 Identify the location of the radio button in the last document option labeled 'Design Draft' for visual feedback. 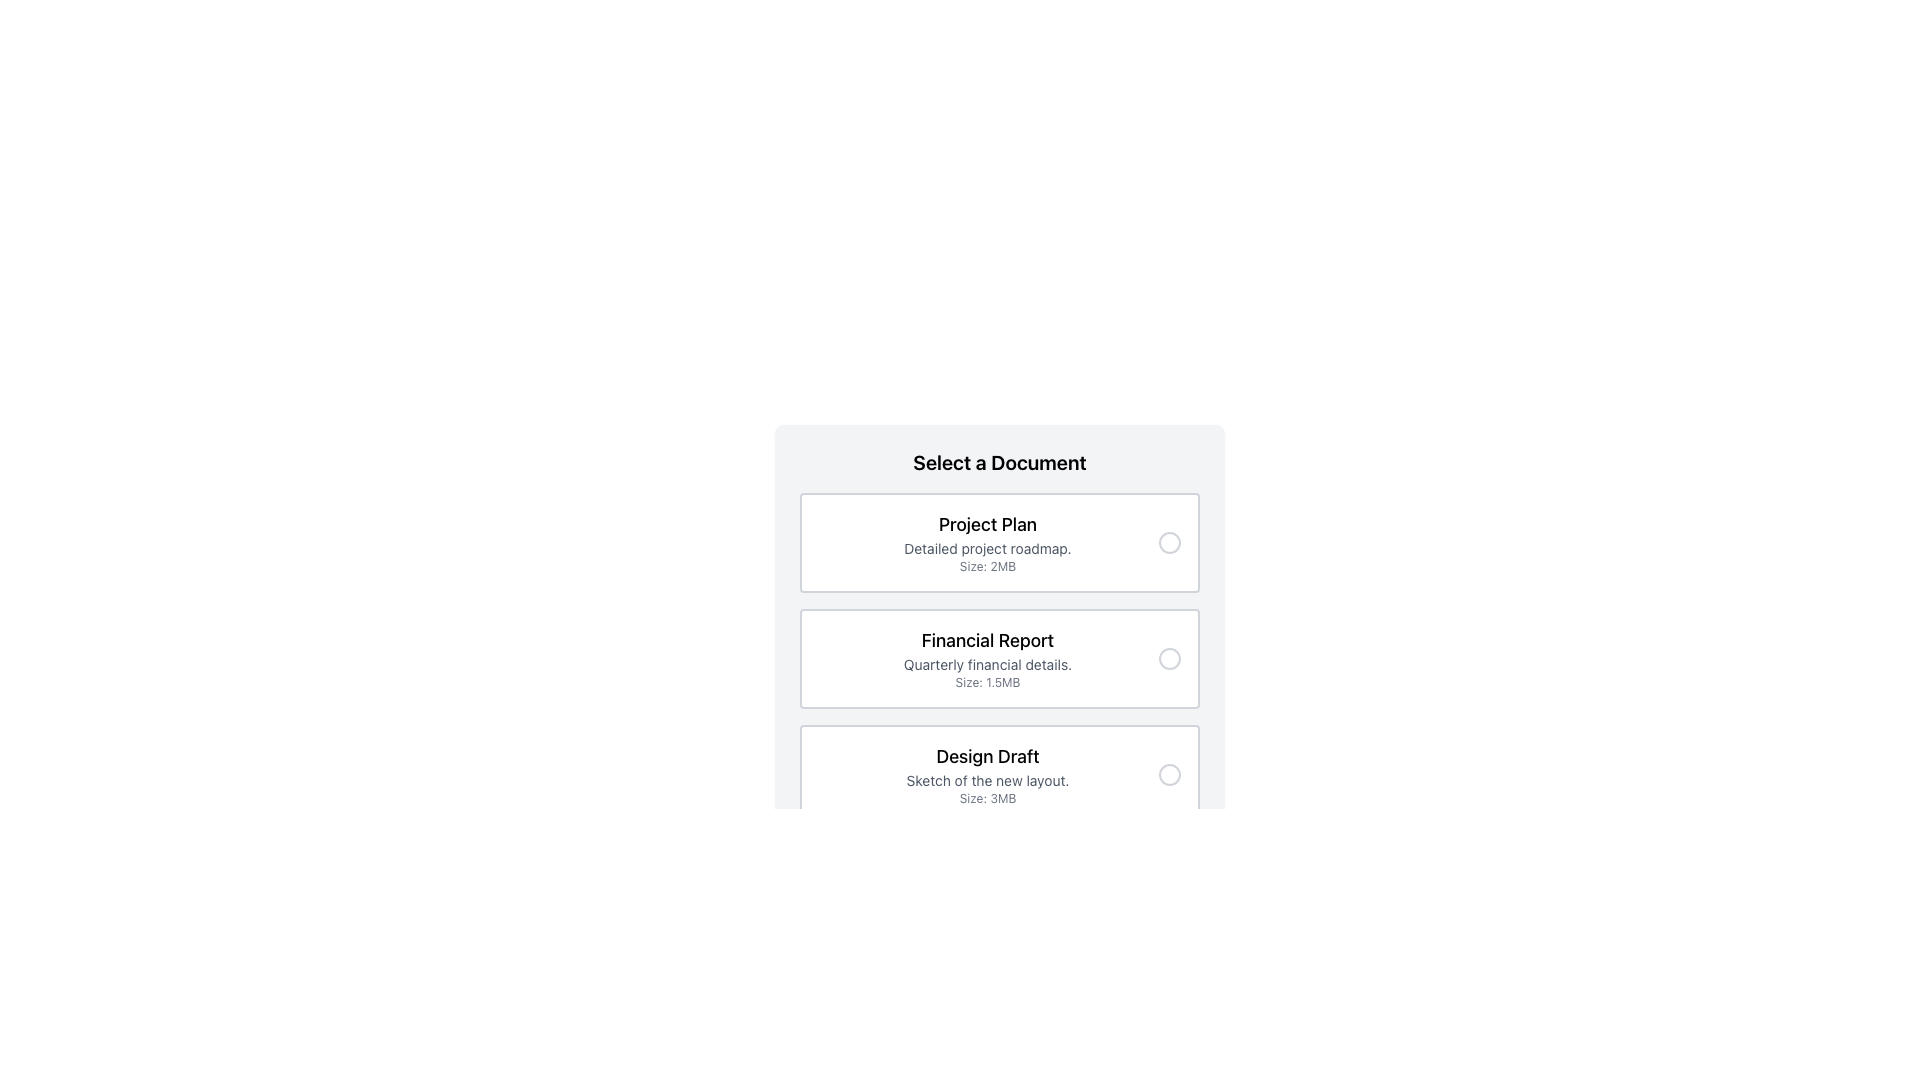
(1170, 774).